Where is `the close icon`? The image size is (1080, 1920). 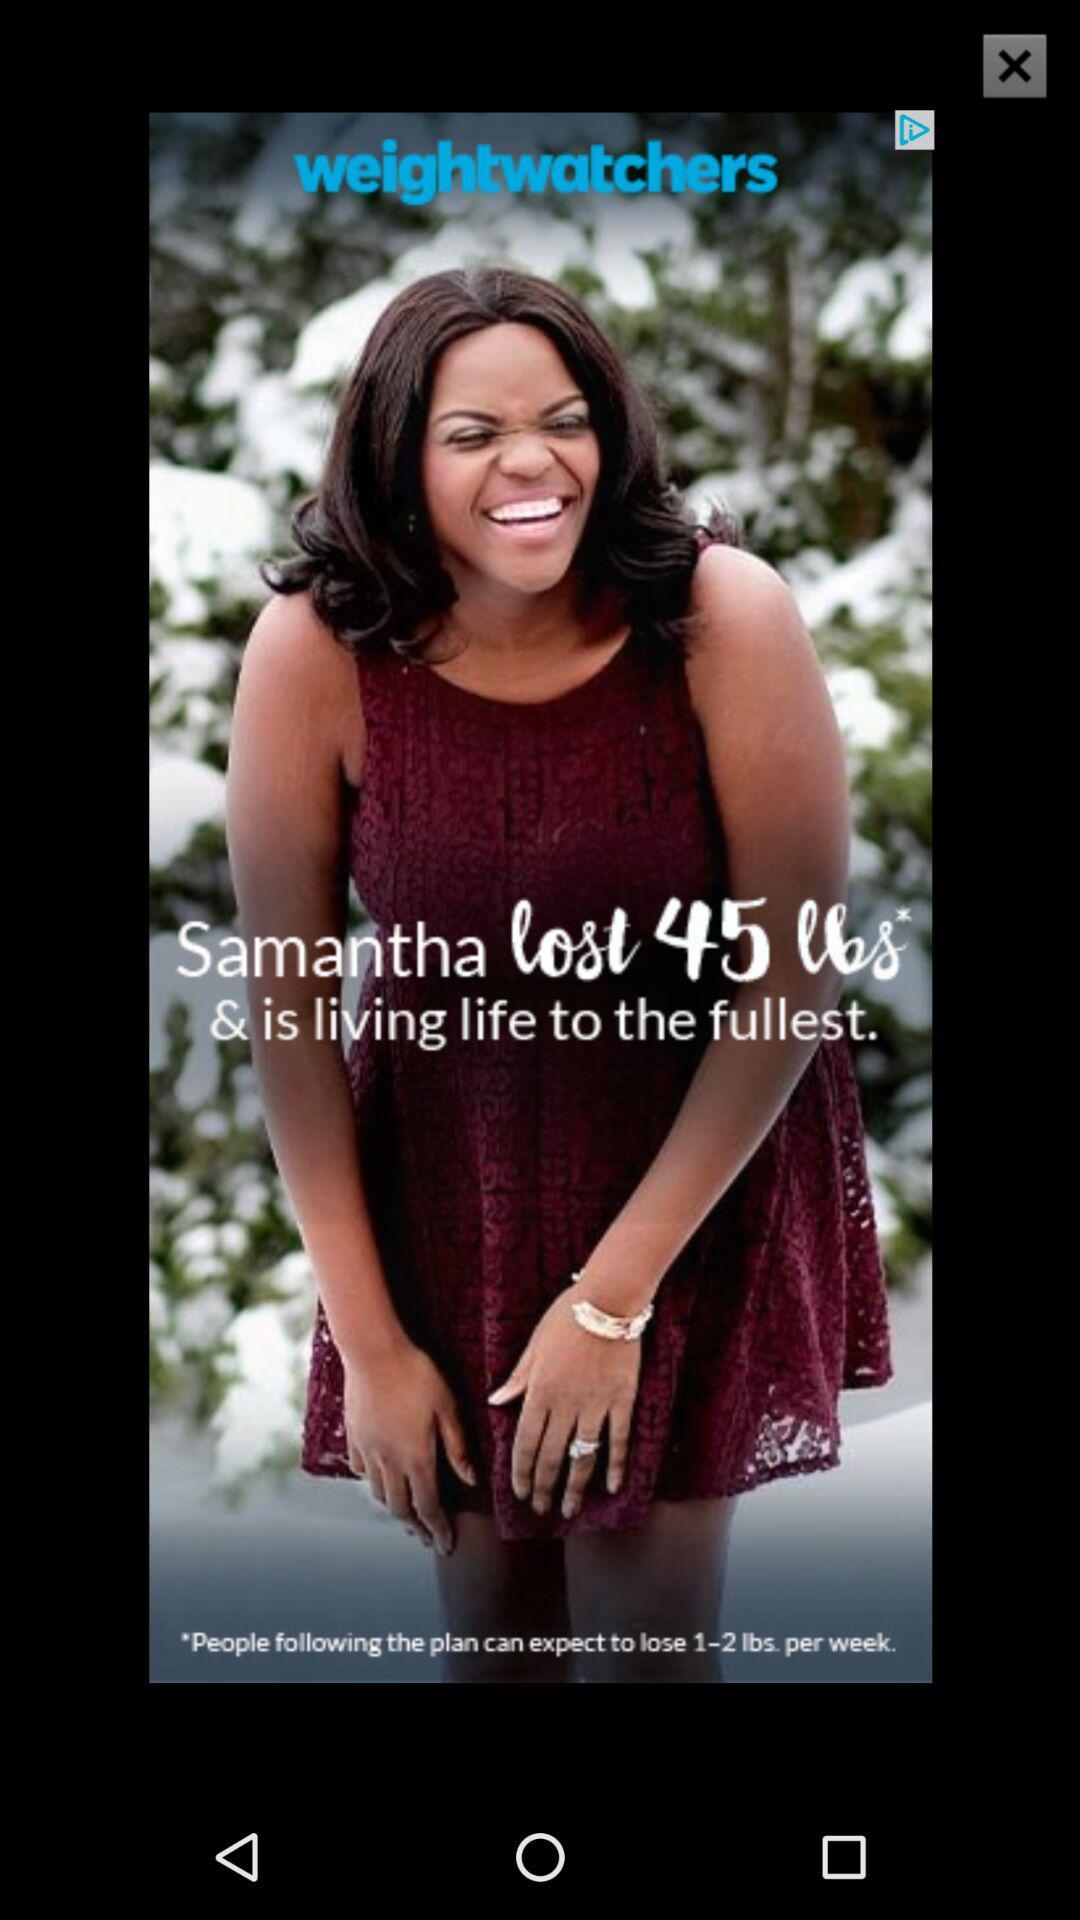 the close icon is located at coordinates (1014, 70).